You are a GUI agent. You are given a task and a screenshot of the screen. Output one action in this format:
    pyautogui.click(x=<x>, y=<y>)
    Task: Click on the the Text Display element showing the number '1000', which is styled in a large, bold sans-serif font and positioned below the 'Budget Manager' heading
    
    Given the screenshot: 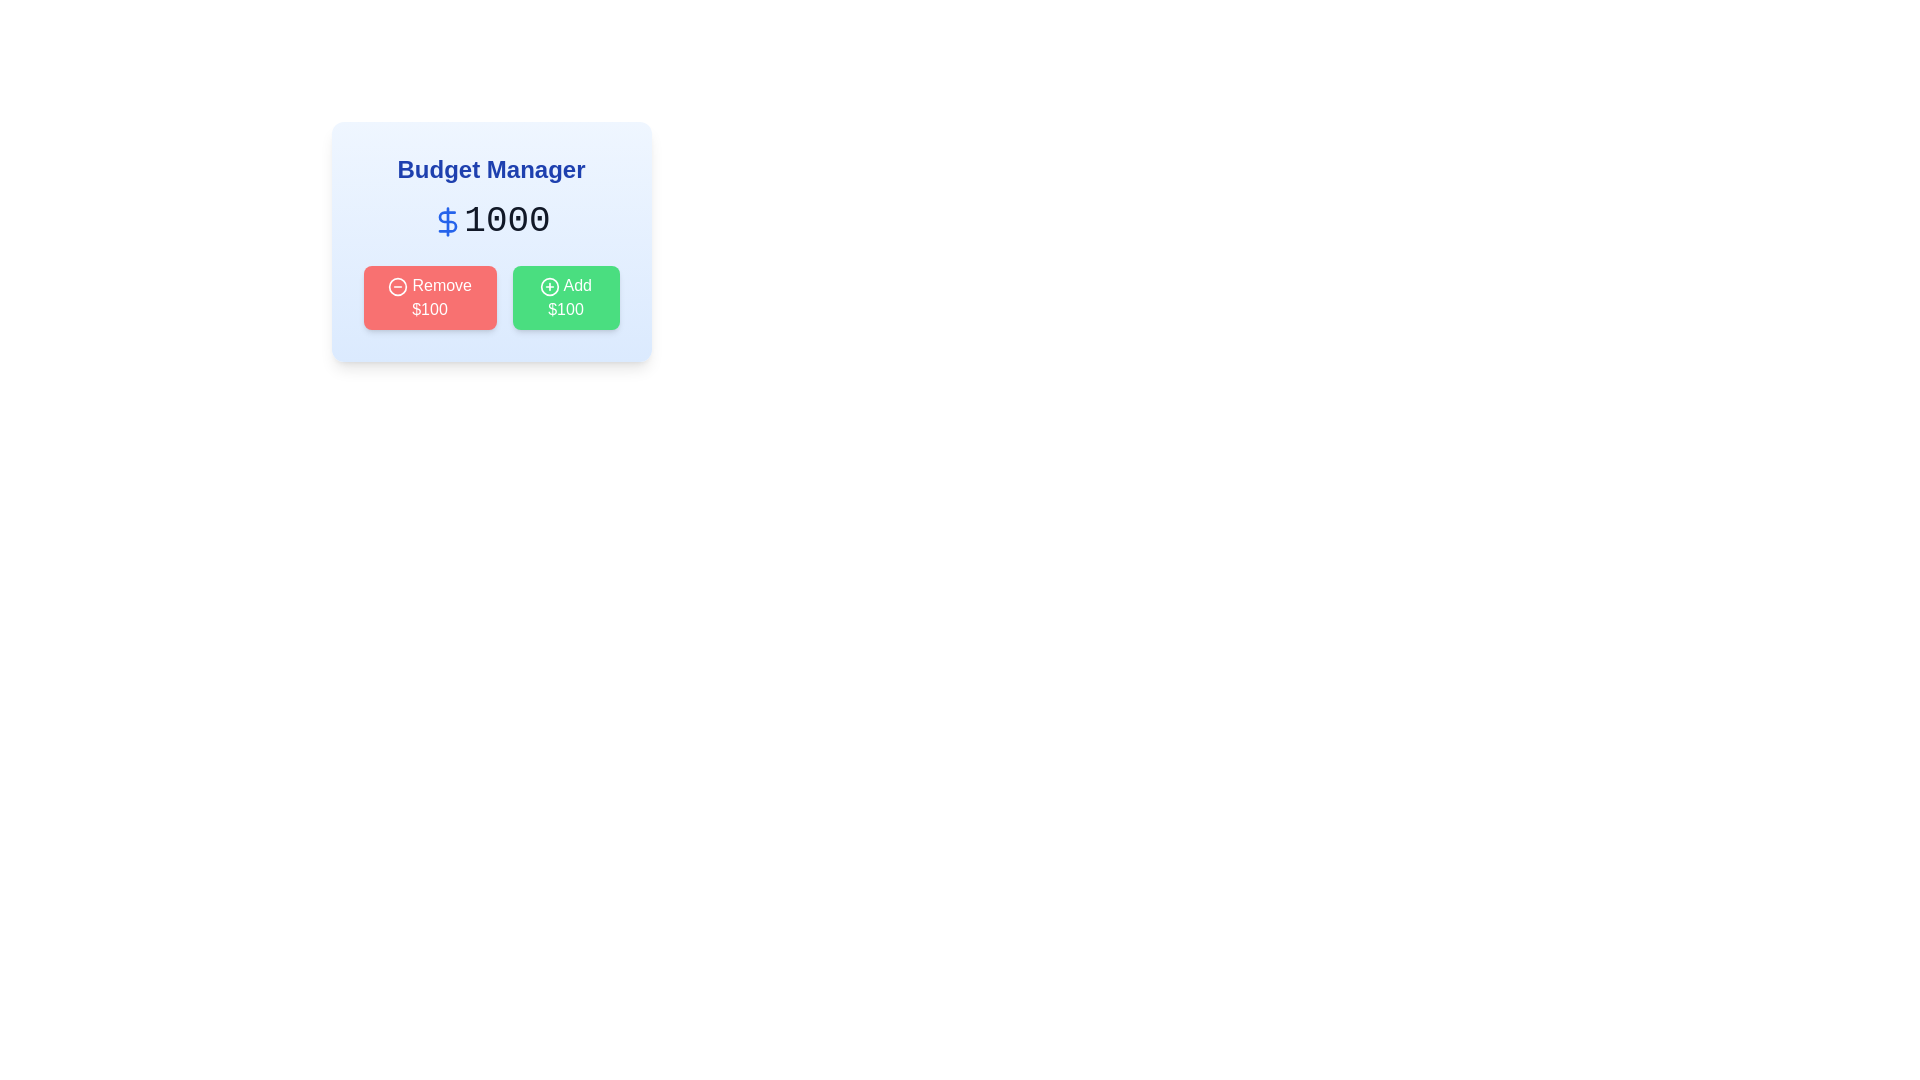 What is the action you would take?
    pyautogui.click(x=491, y=222)
    